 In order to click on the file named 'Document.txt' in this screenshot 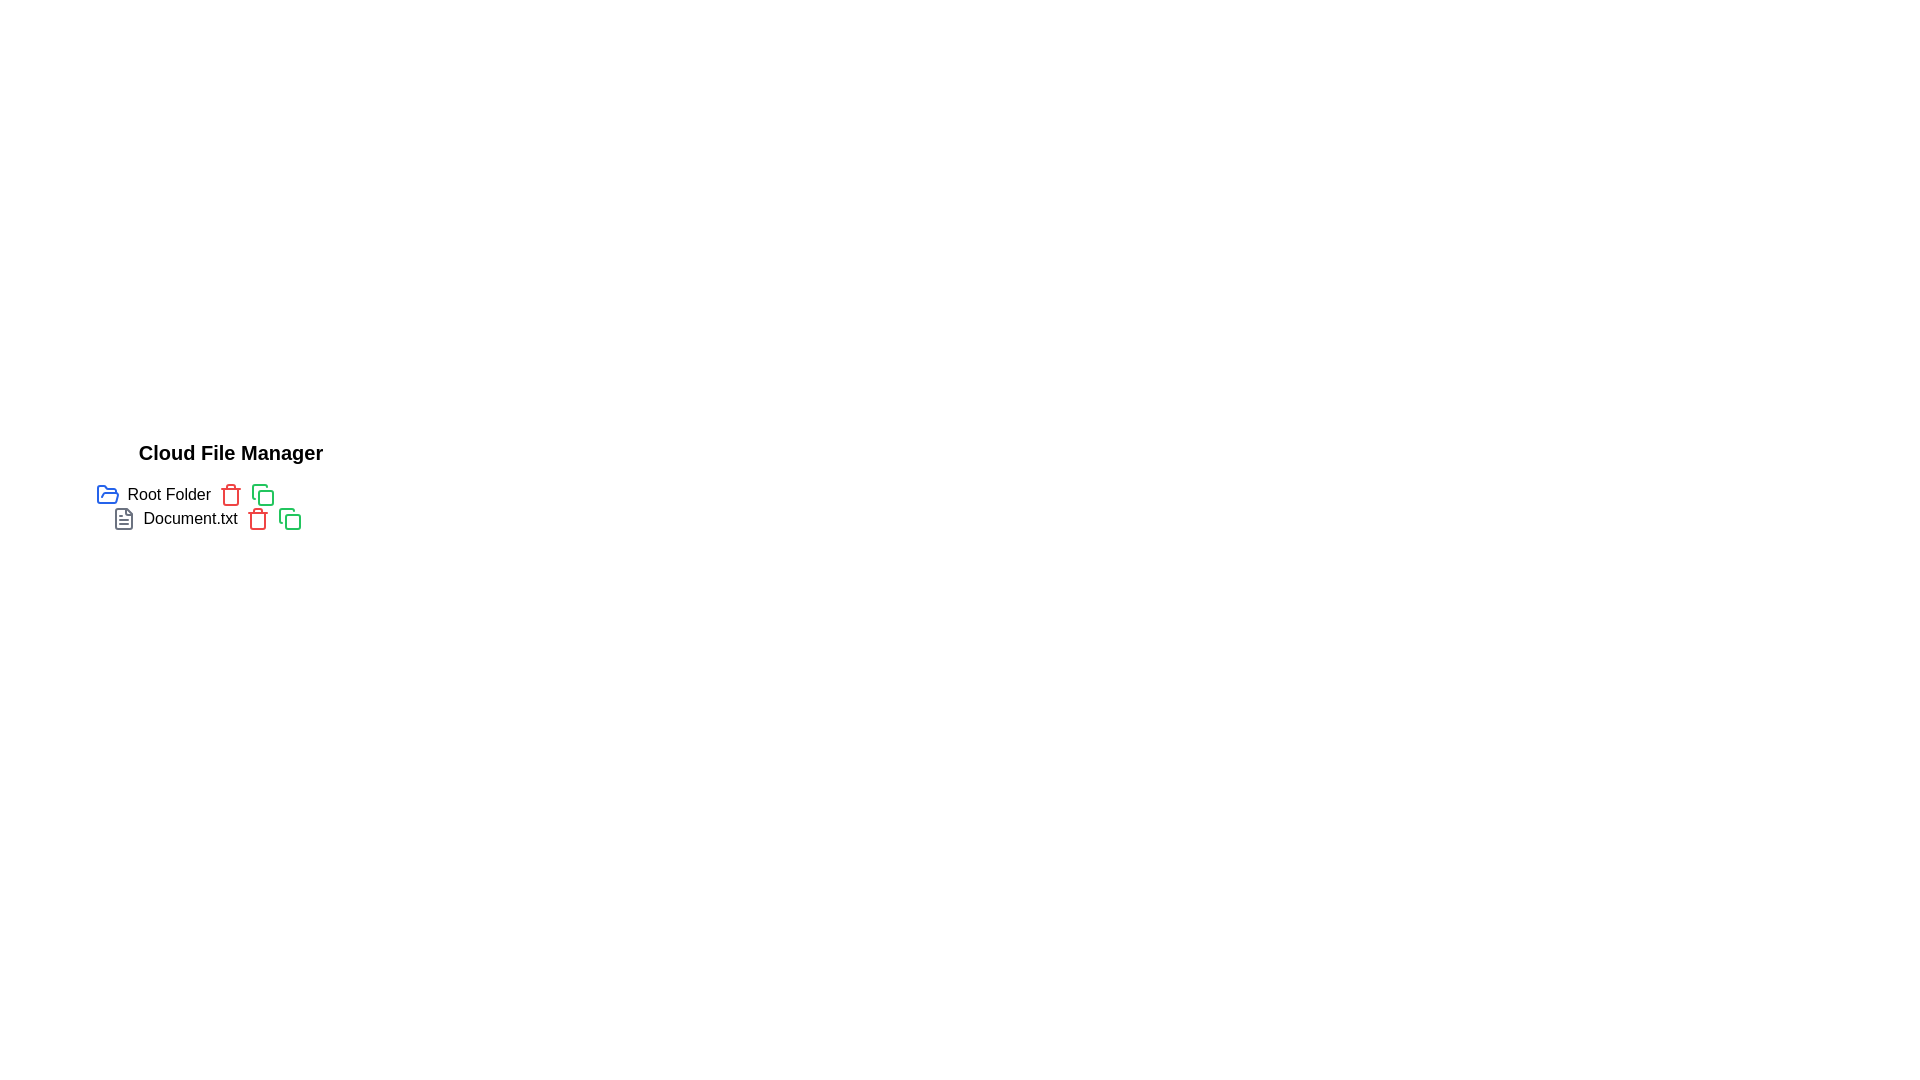, I will do `click(239, 518)`.